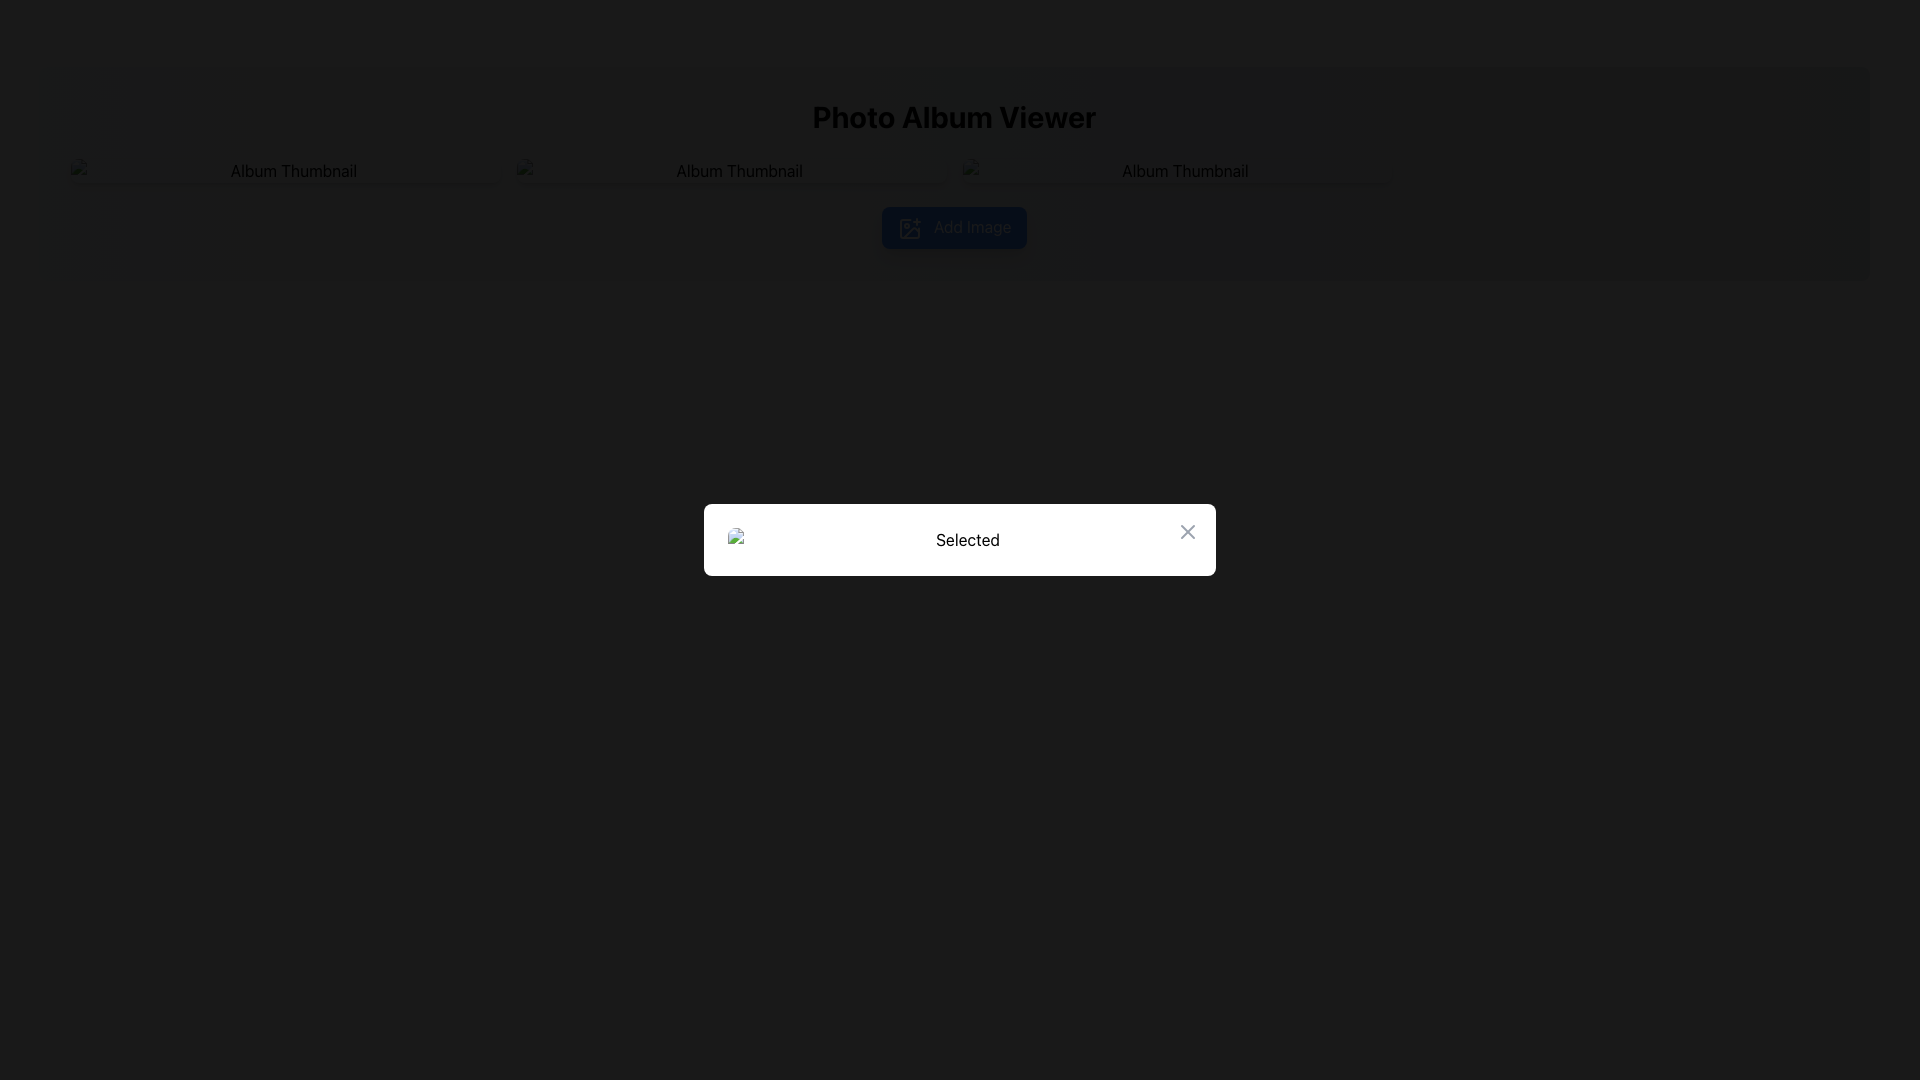 The height and width of the screenshot is (1080, 1920). What do you see at coordinates (953, 116) in the screenshot?
I see `the text label or heading that indicates 'Photo Album Viewer', which is centrally positioned above the 'Add Image' button in the top section of the interface` at bounding box center [953, 116].